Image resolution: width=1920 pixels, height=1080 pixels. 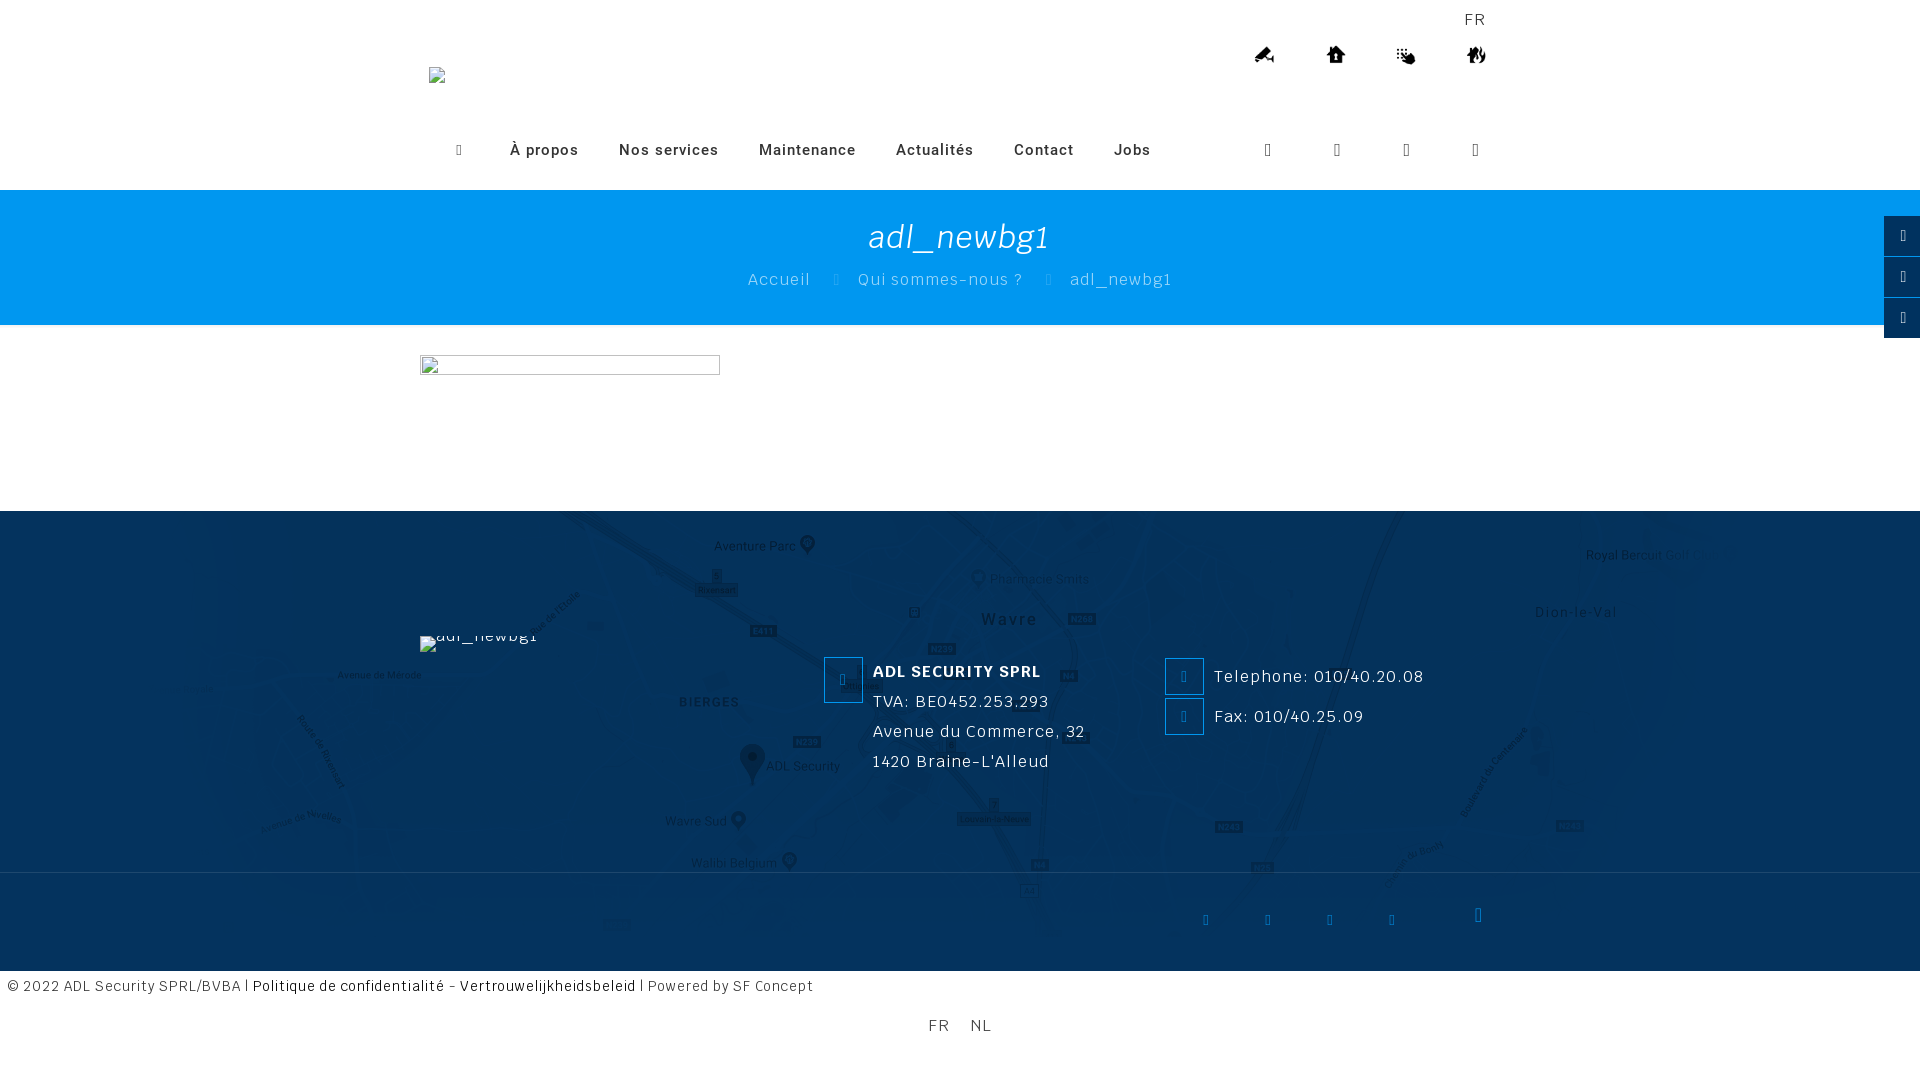 I want to click on 'NL', so click(x=960, y=1026).